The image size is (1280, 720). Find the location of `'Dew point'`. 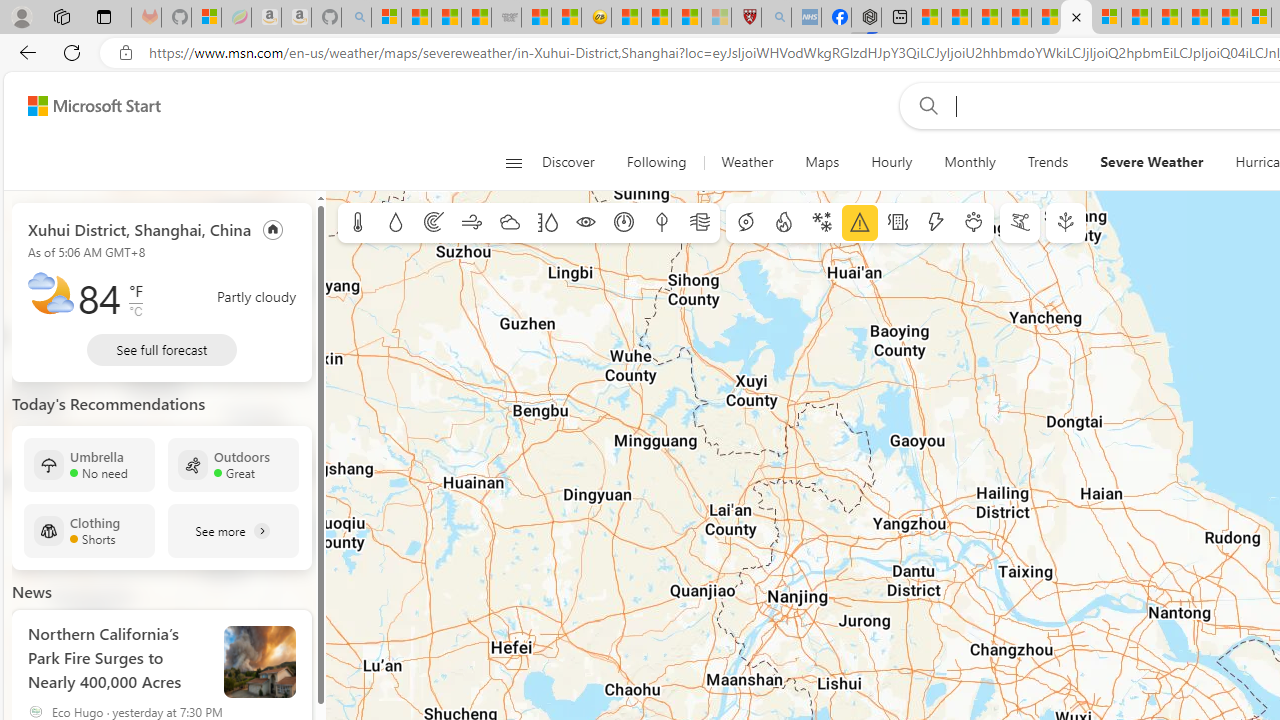

'Dew point' is located at coordinates (661, 223).